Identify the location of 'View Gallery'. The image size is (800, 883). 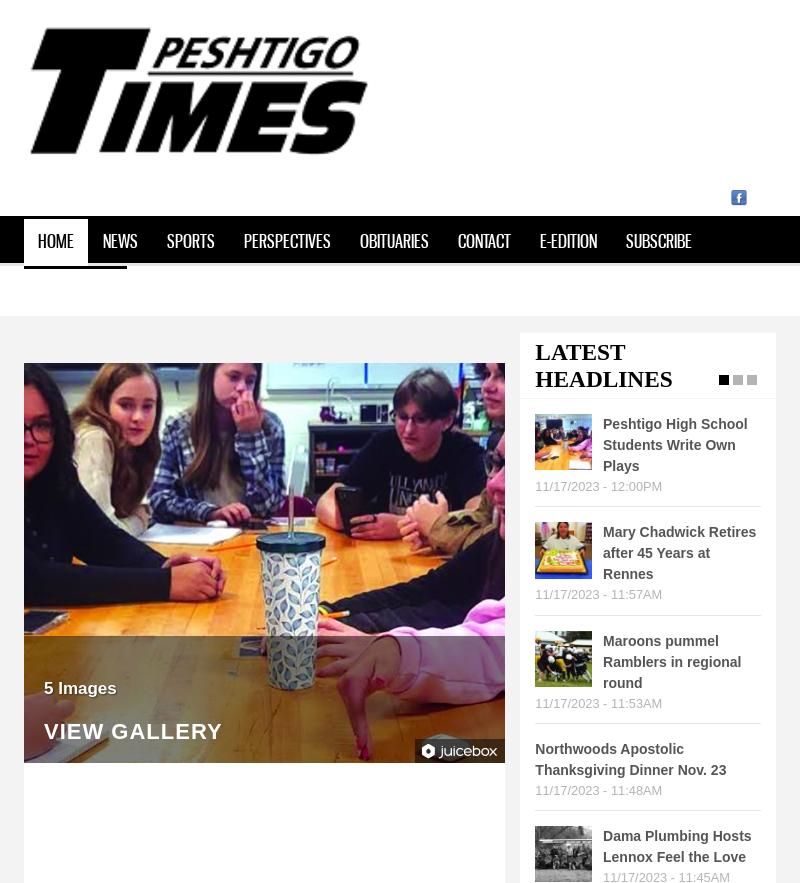
(43, 730).